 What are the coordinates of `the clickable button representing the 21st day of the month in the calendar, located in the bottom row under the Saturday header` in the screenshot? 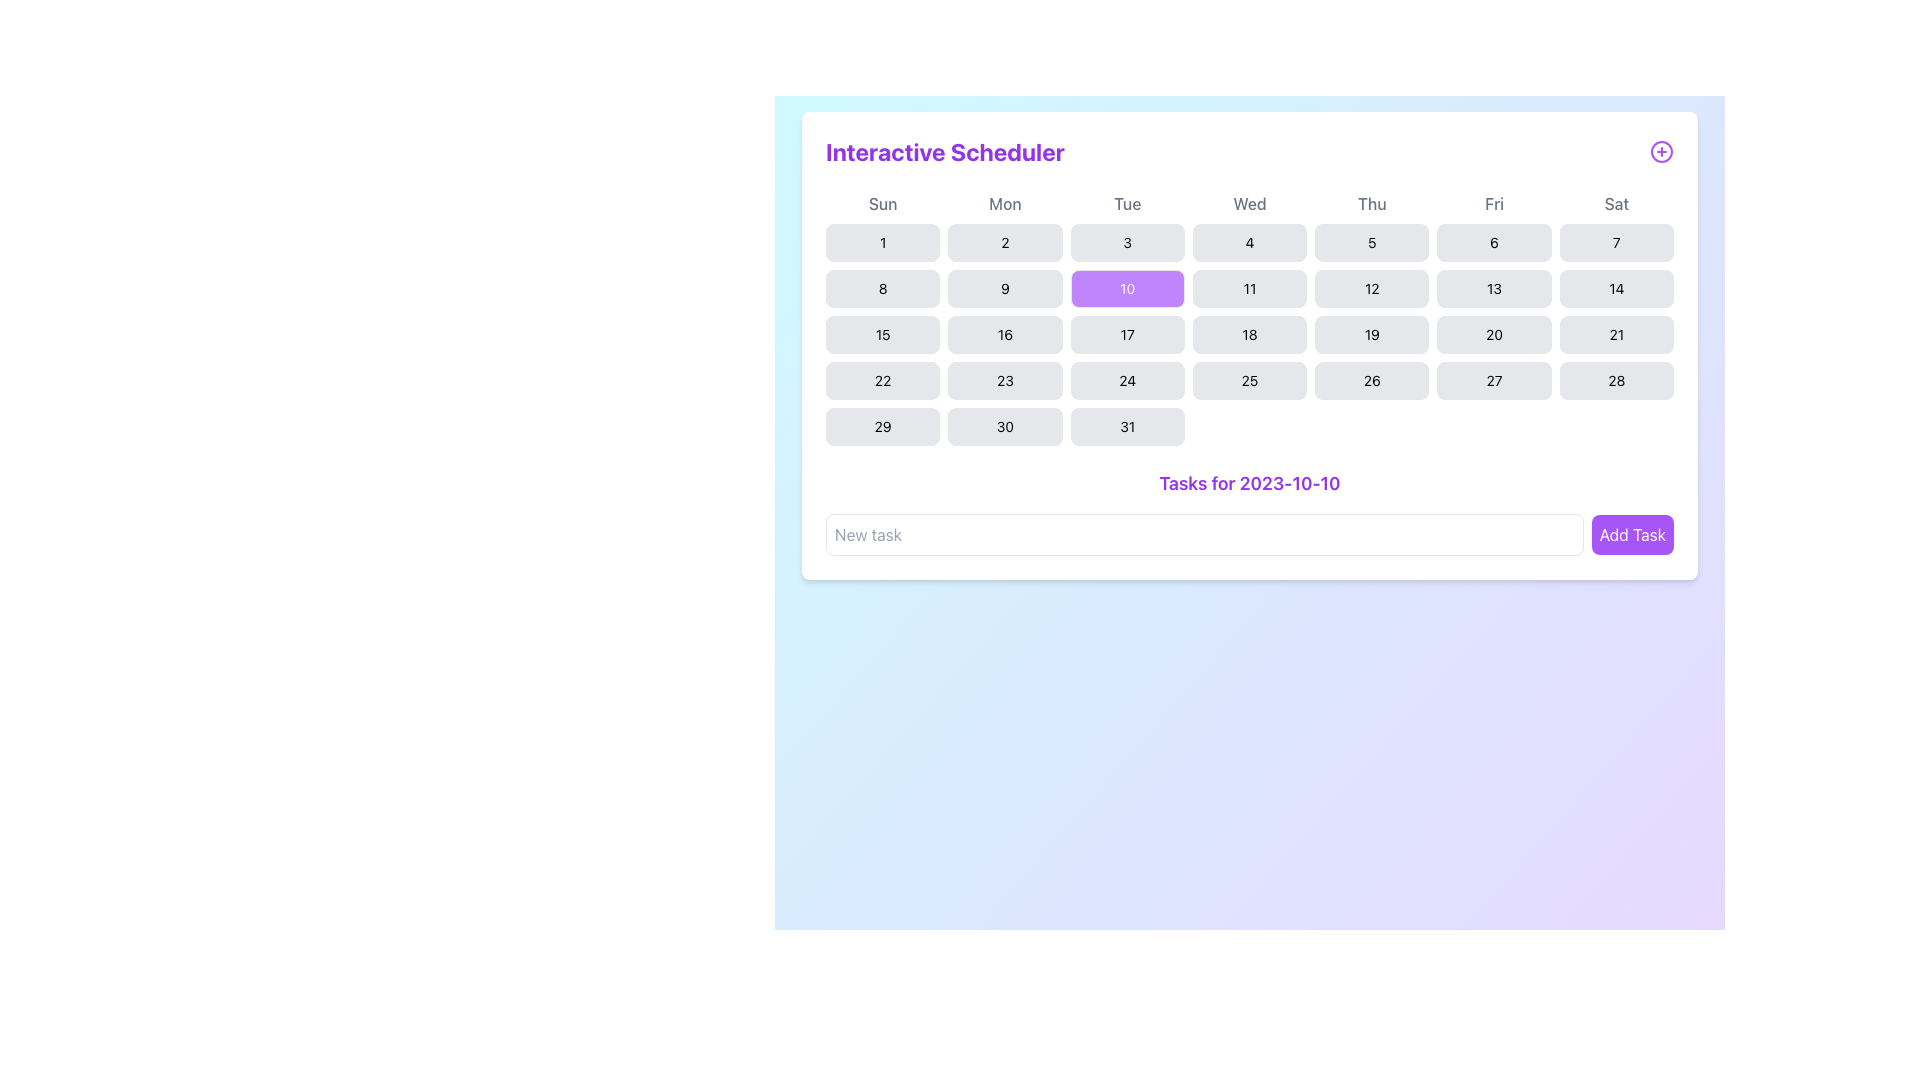 It's located at (1616, 334).